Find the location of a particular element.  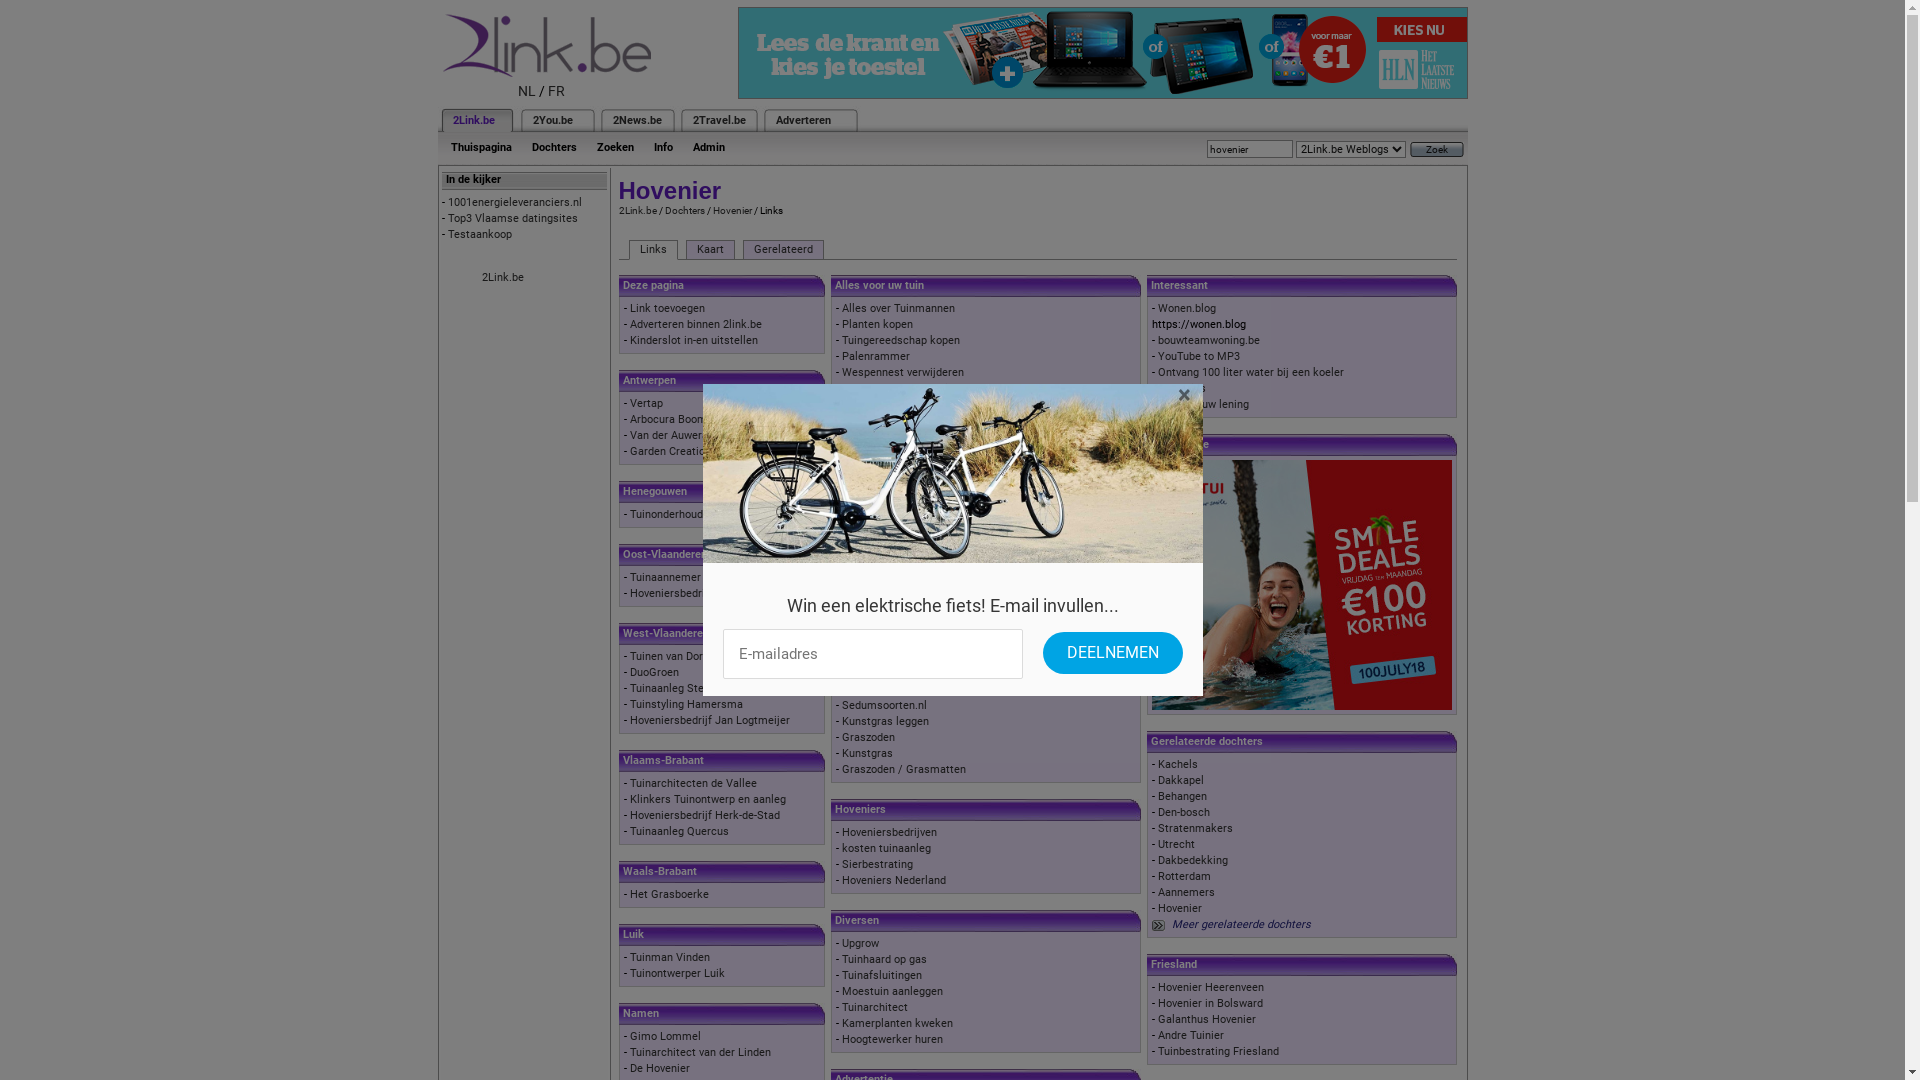

'Gerelateerd' is located at coordinates (781, 249).